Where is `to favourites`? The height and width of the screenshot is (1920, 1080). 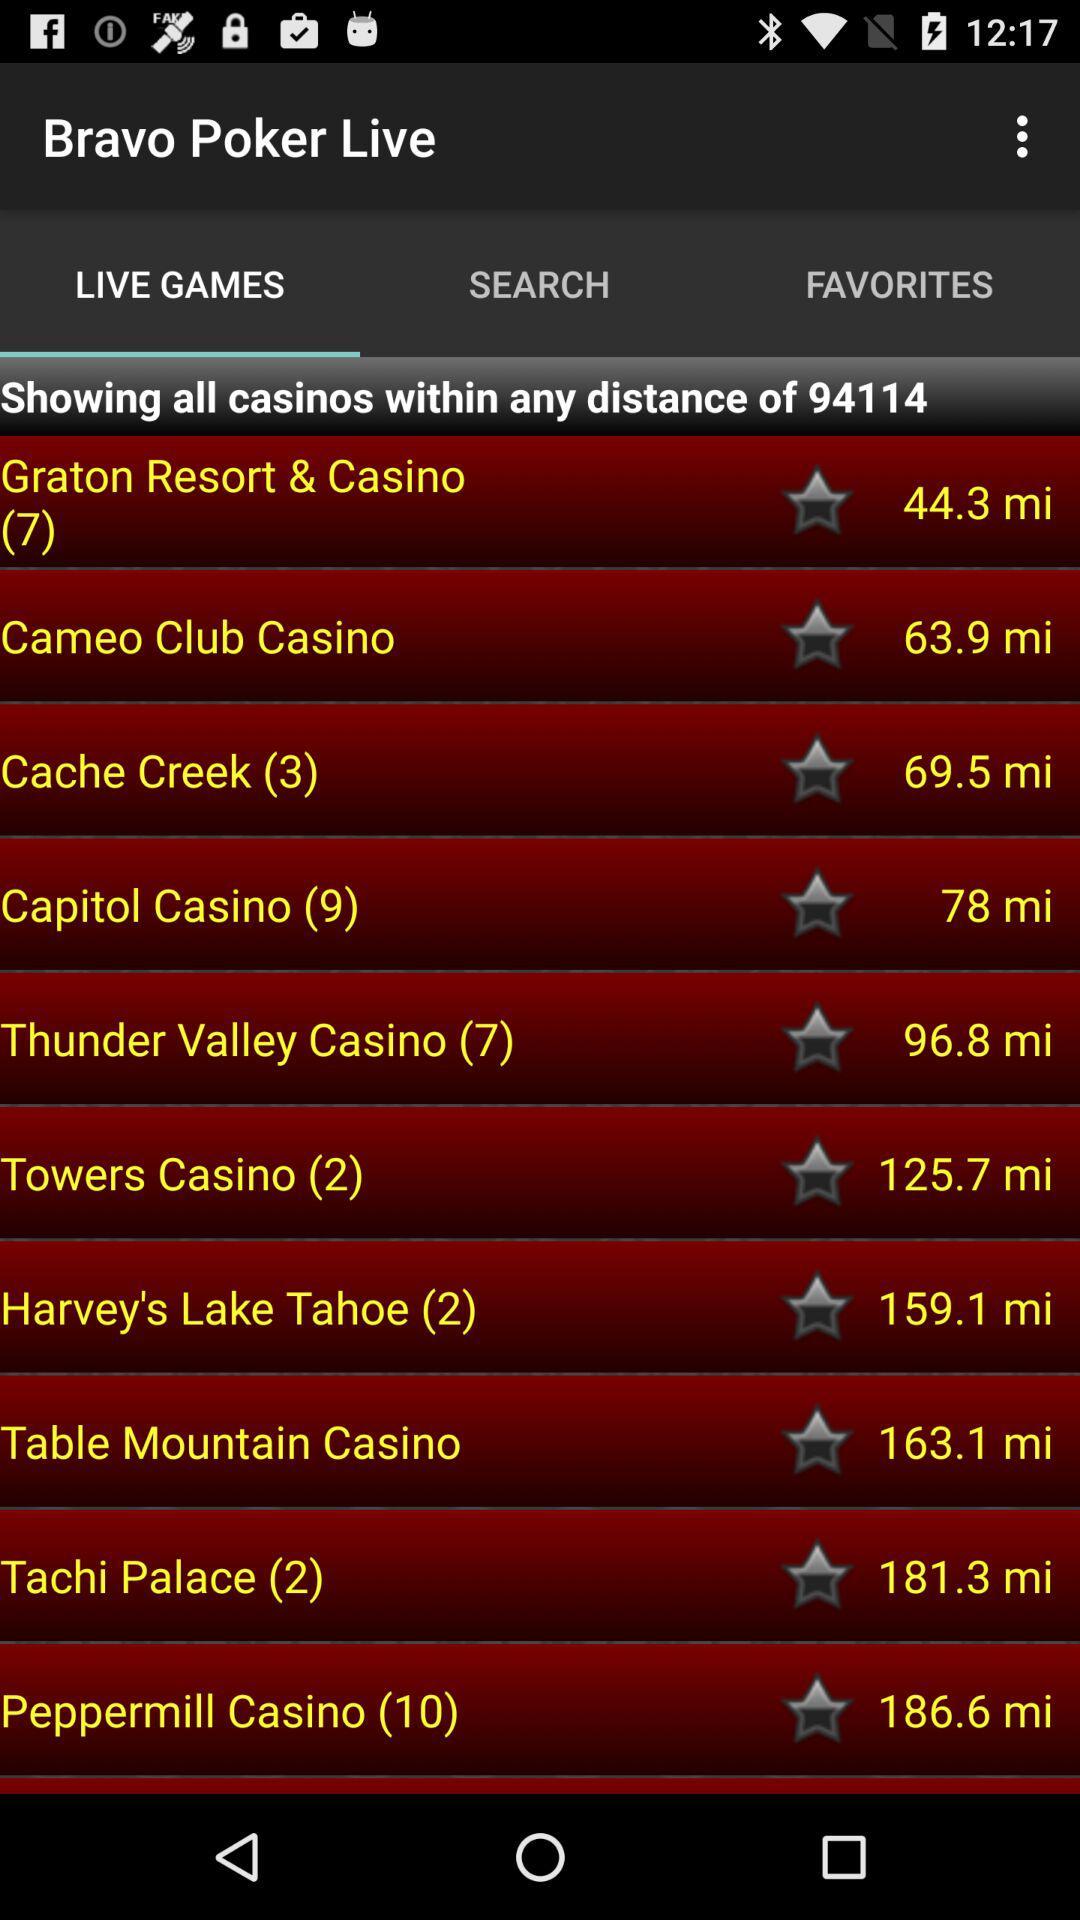
to favourites is located at coordinates (817, 768).